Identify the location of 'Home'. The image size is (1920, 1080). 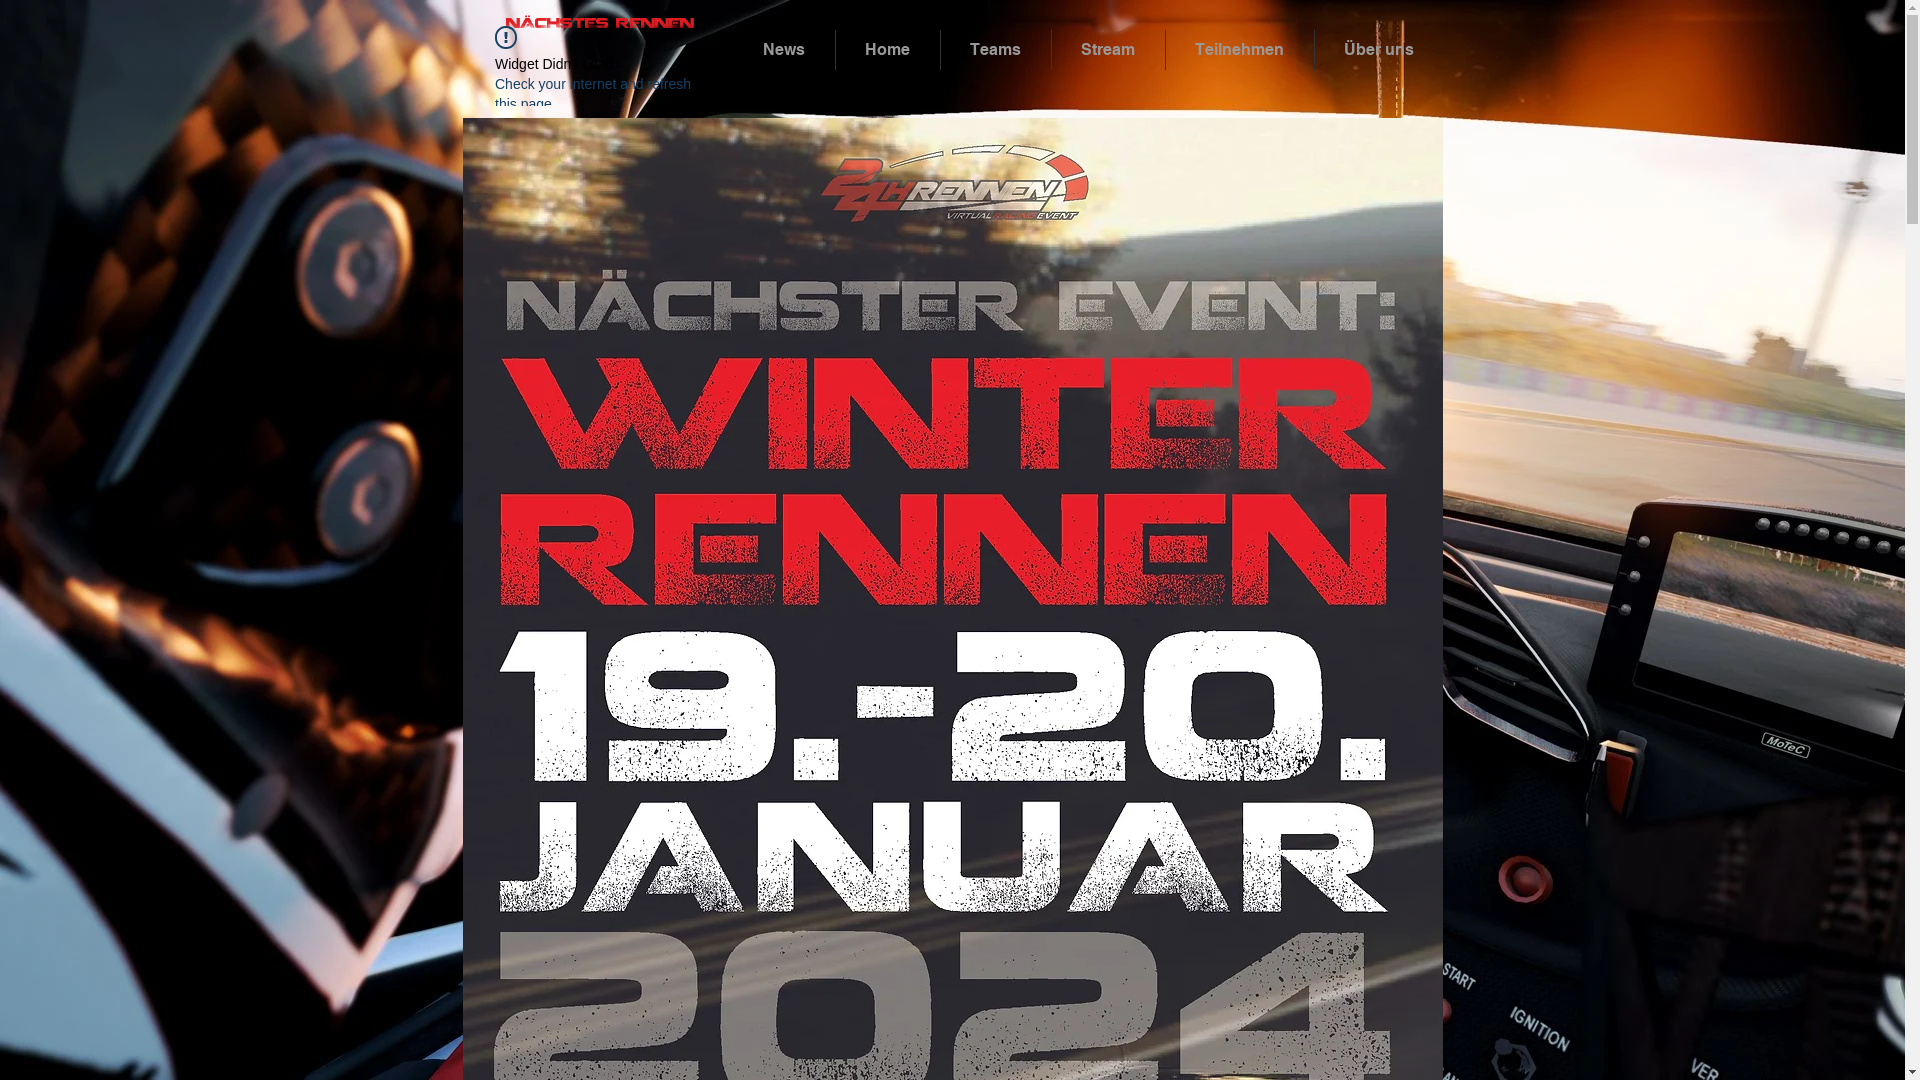
(835, 49).